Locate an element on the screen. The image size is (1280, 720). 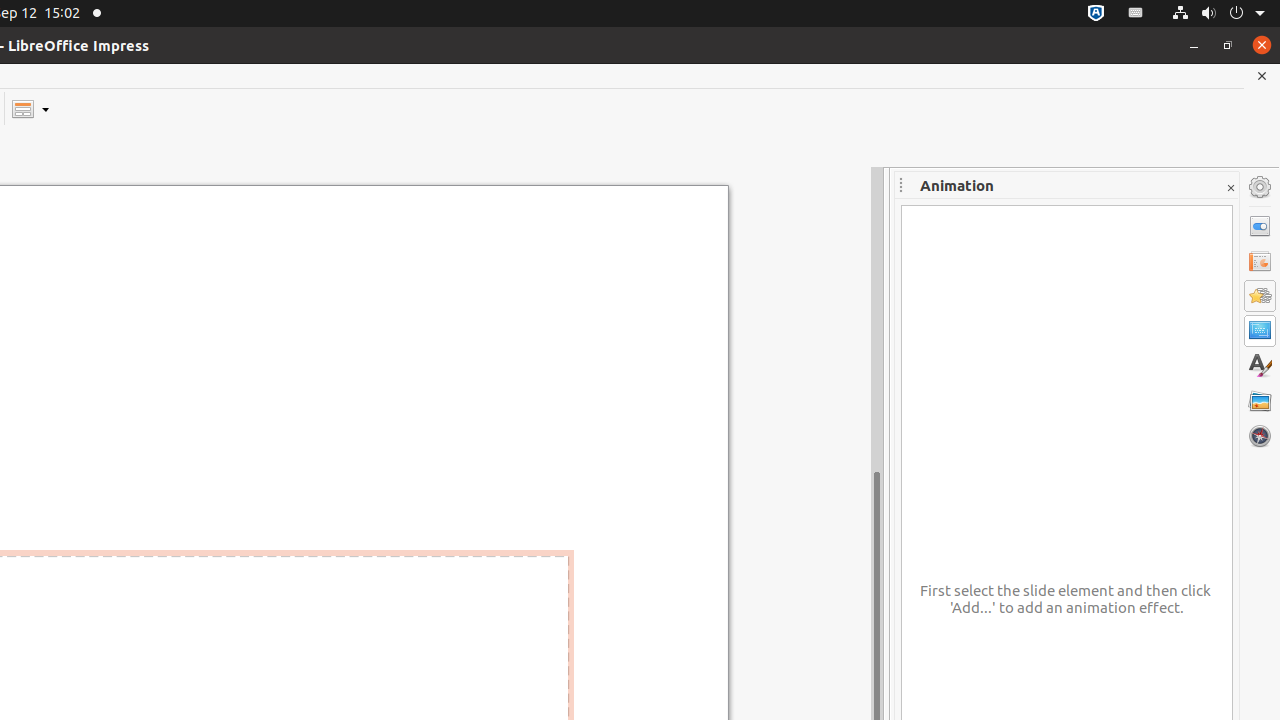
'Master Slides' is located at coordinates (1259, 329).